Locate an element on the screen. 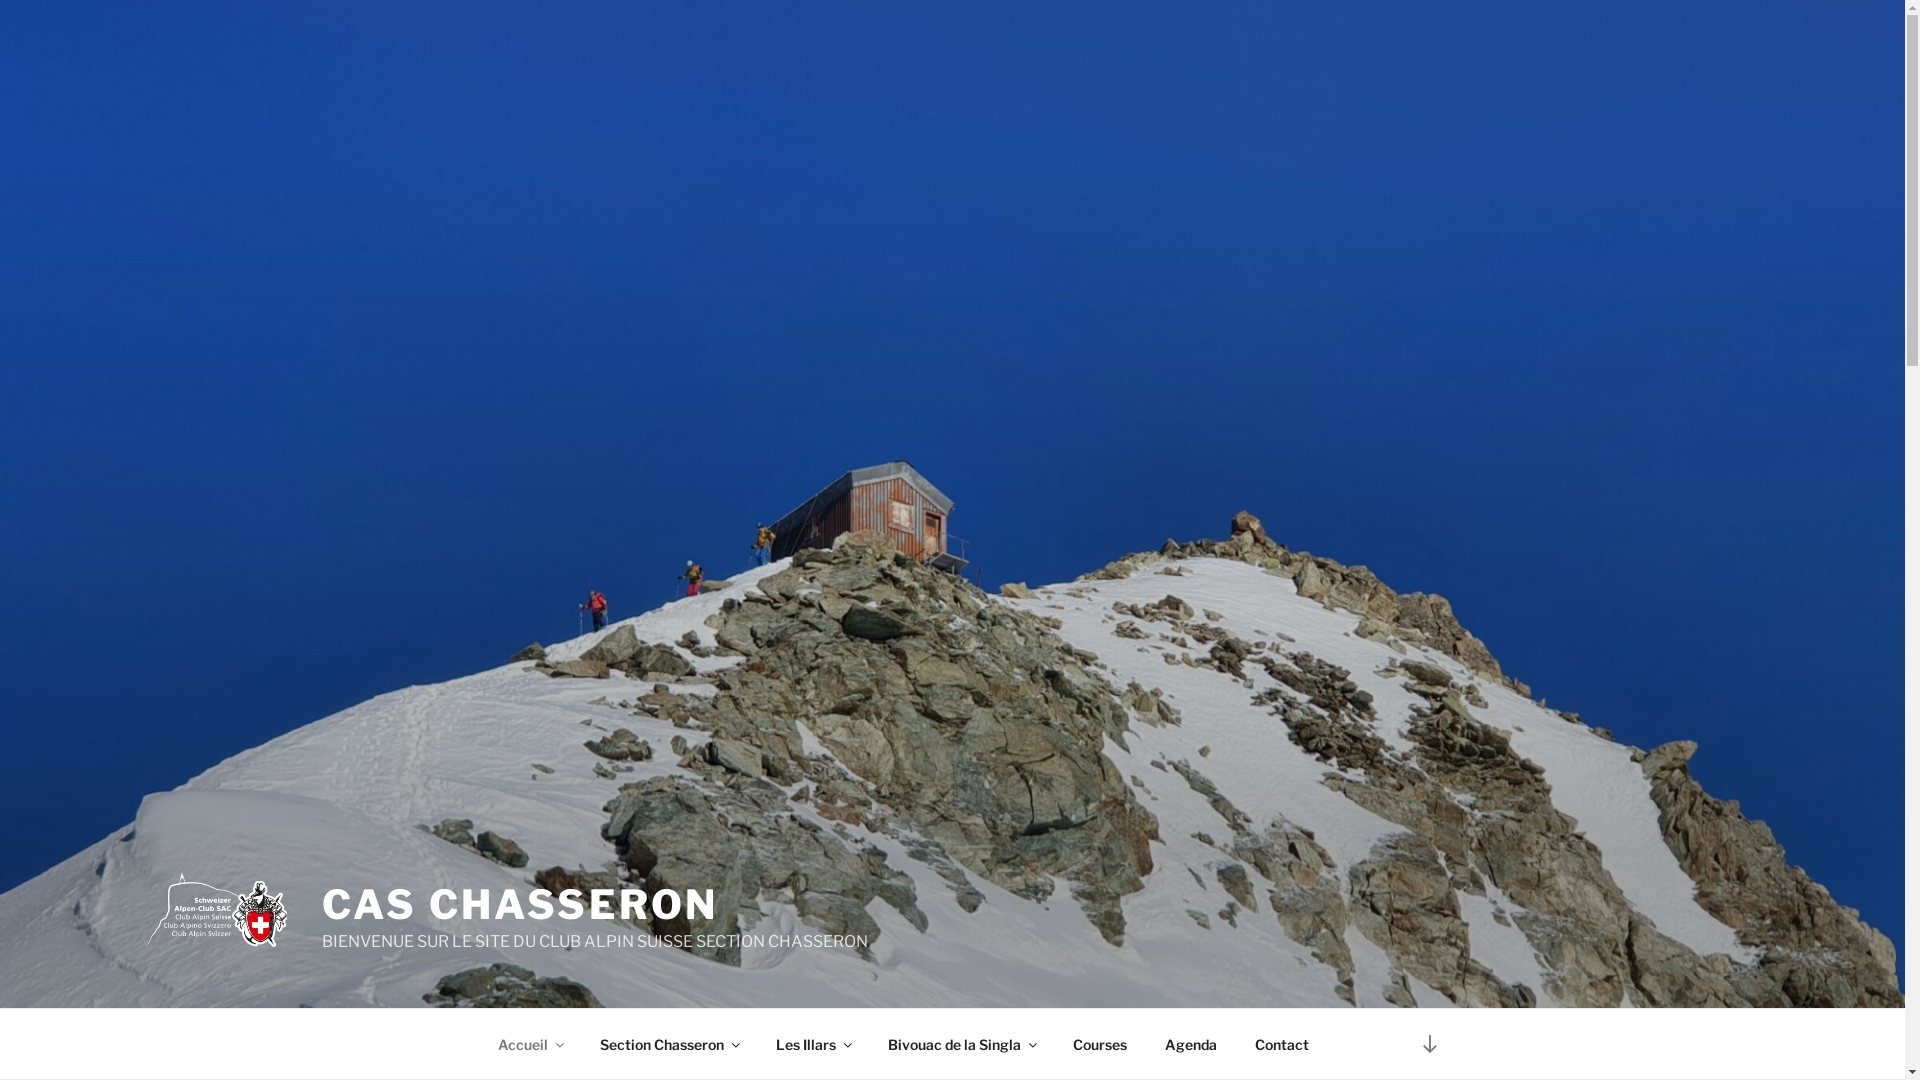 This screenshot has height=1080, width=1920. 'Courses' is located at coordinates (1099, 1043).